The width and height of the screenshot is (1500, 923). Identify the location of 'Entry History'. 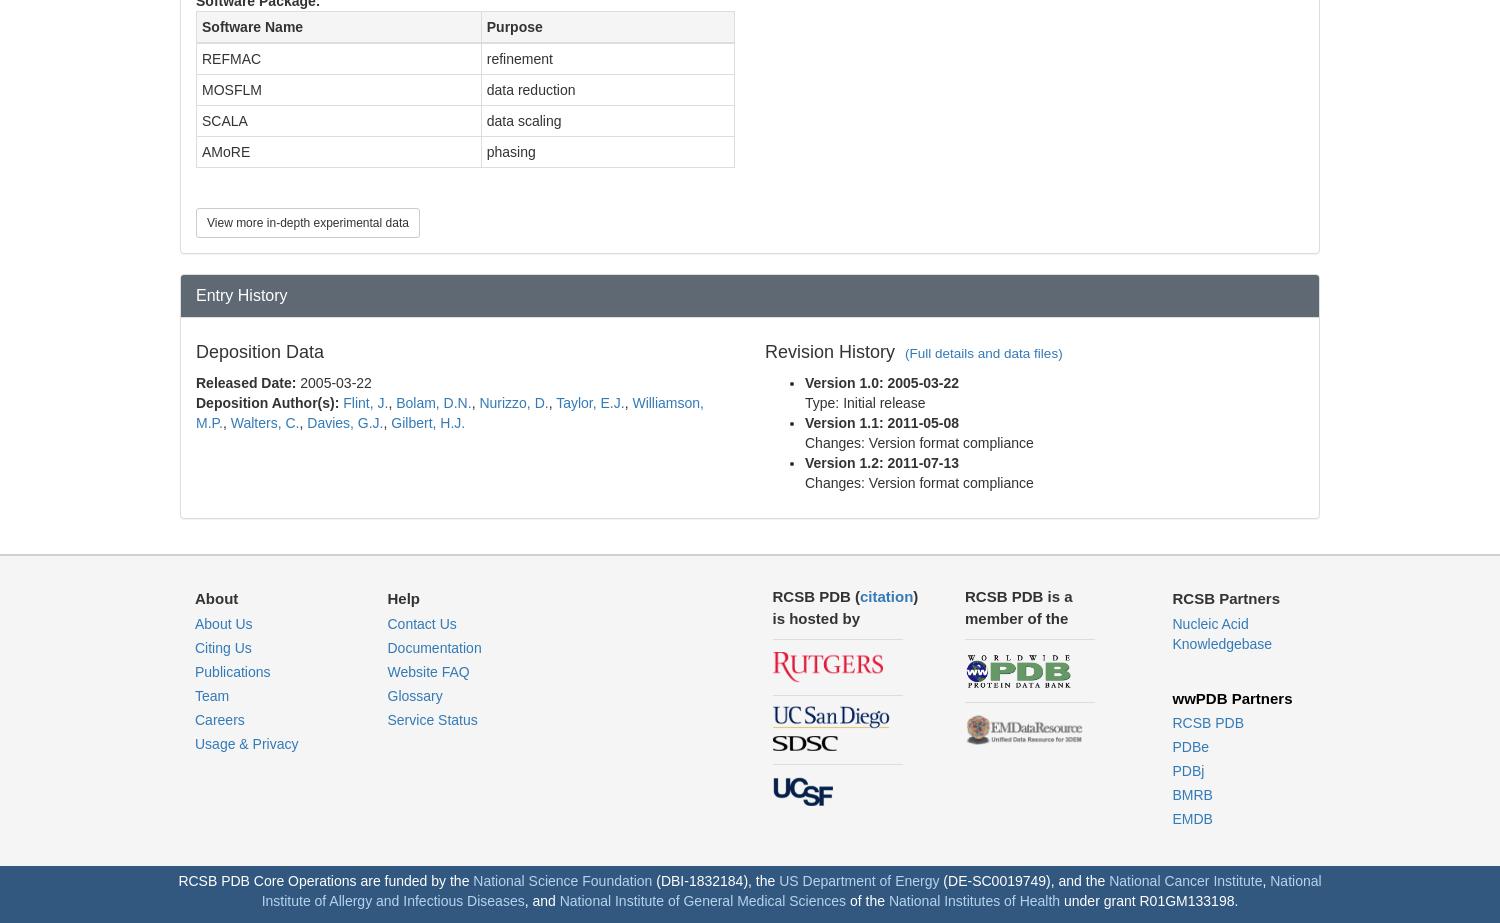
(243, 294).